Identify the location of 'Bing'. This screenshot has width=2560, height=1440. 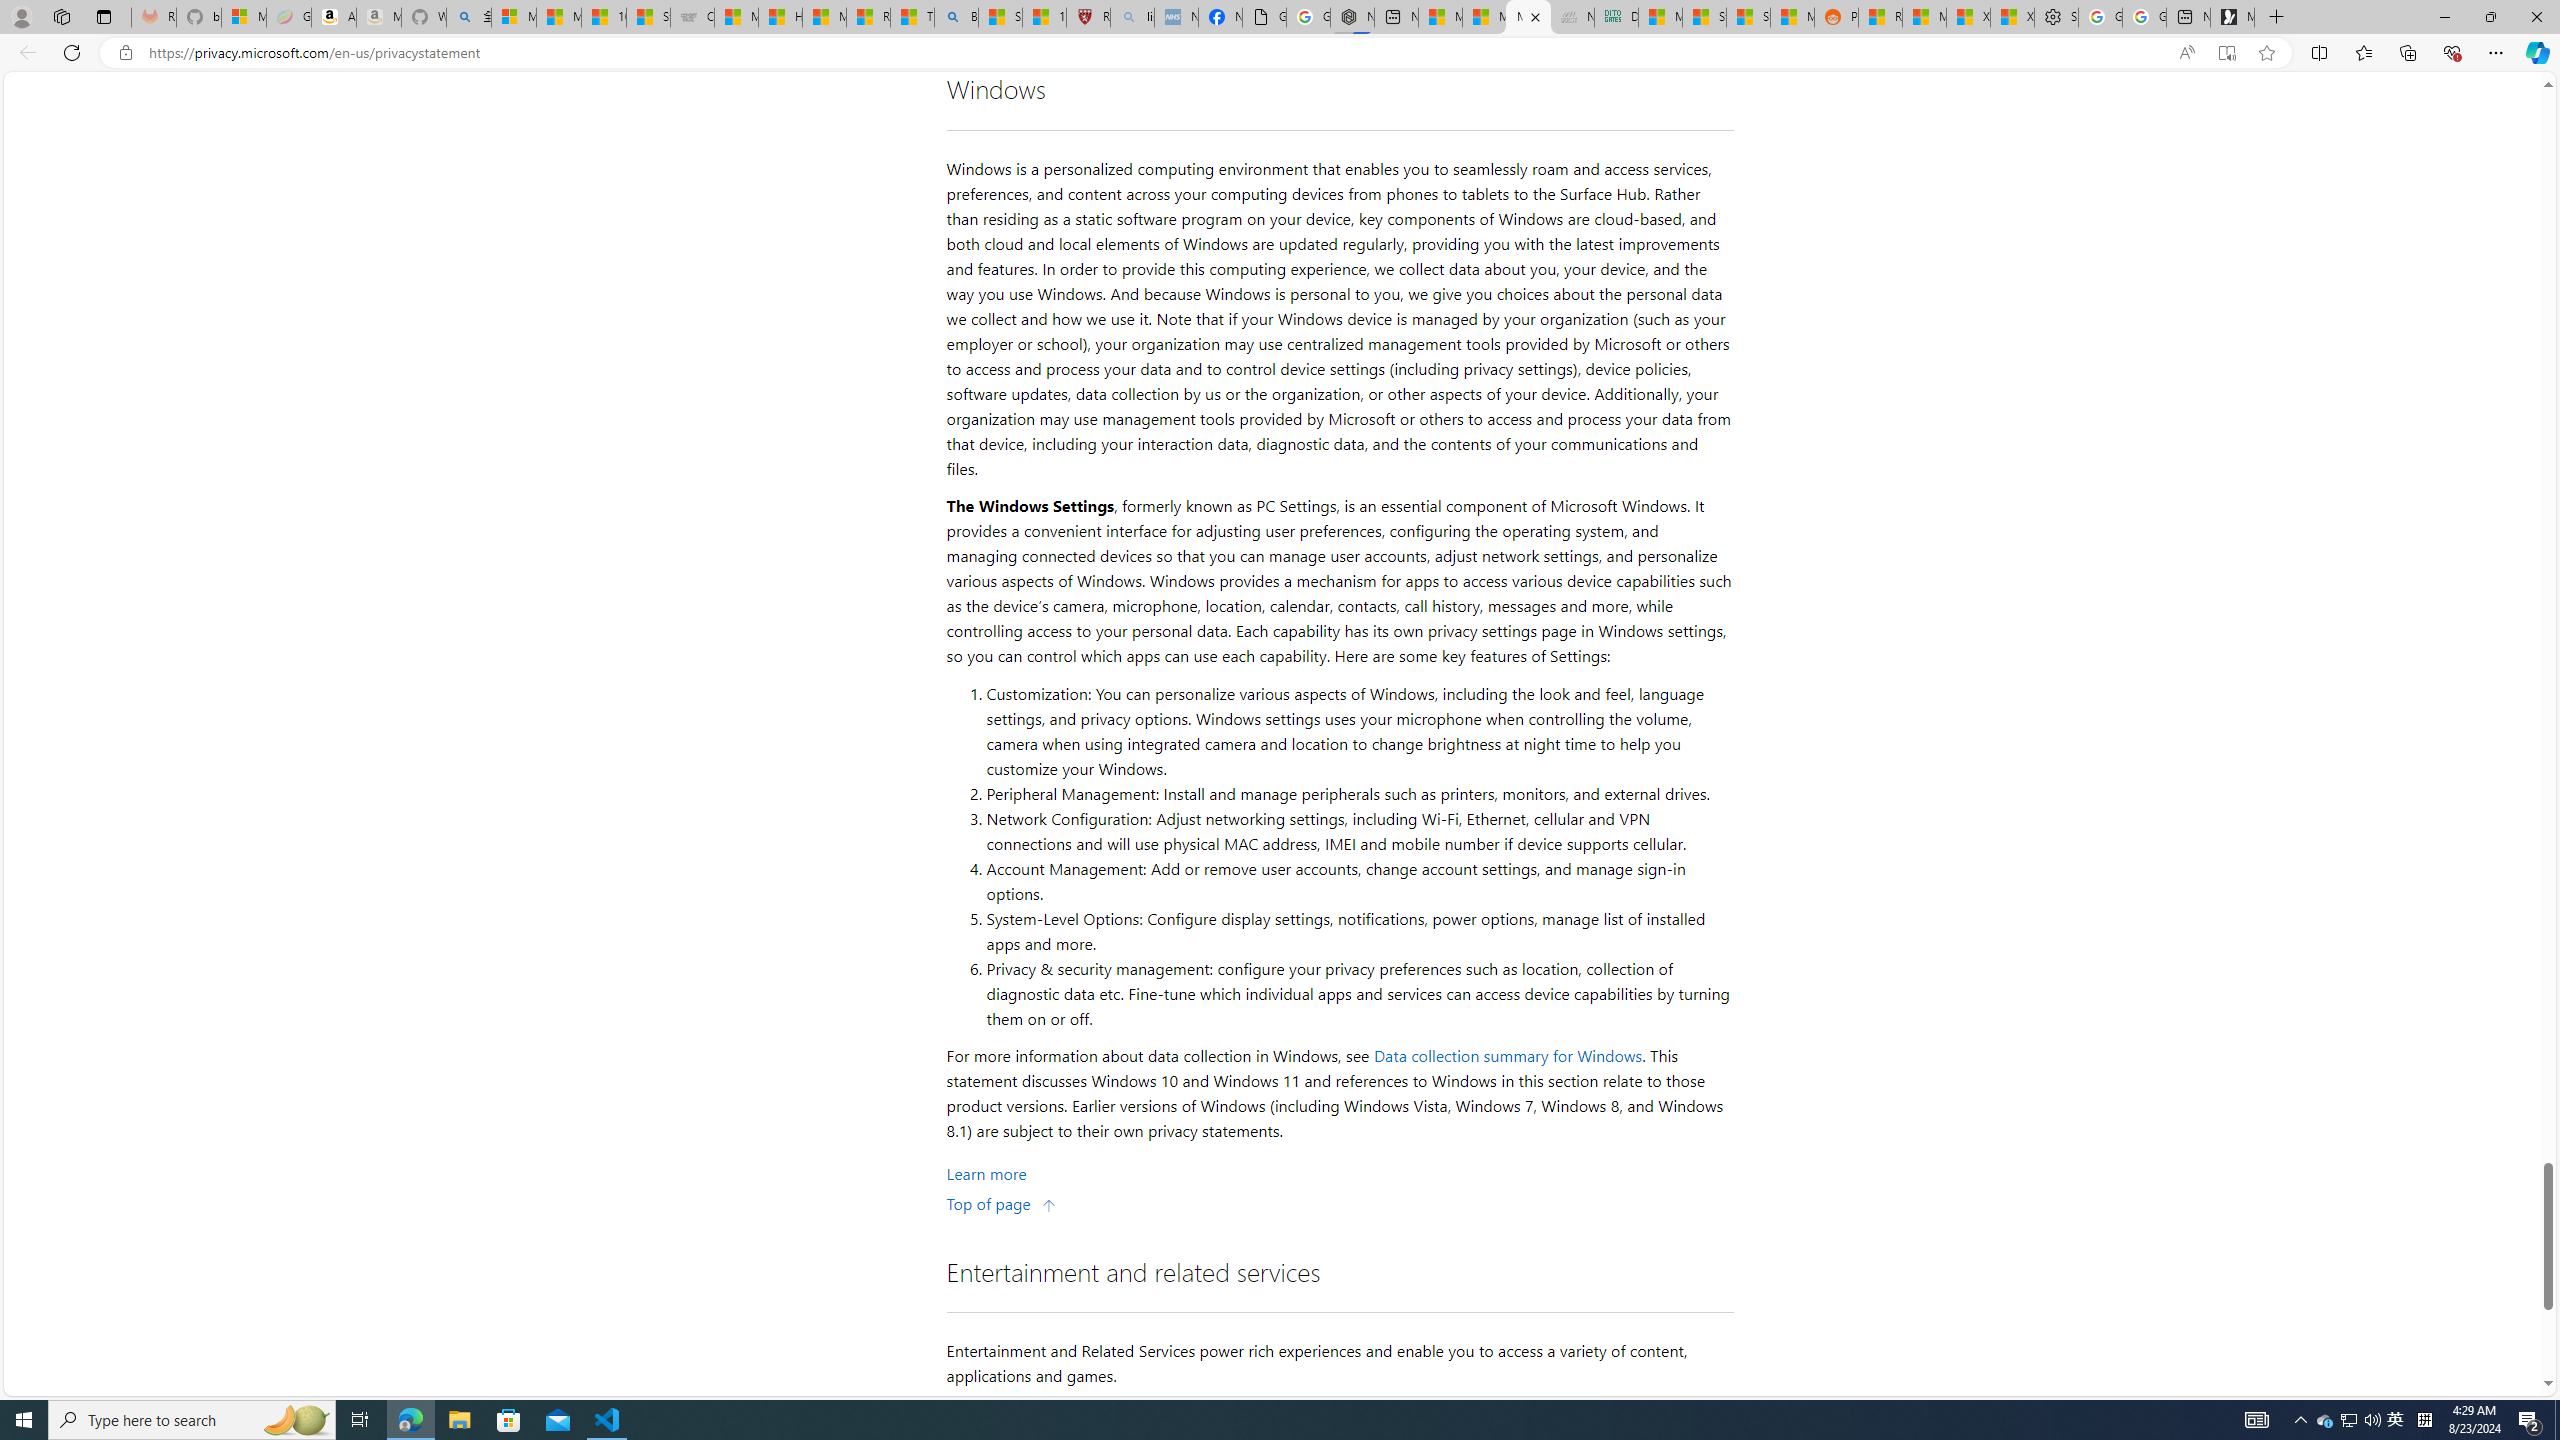
(957, 16).